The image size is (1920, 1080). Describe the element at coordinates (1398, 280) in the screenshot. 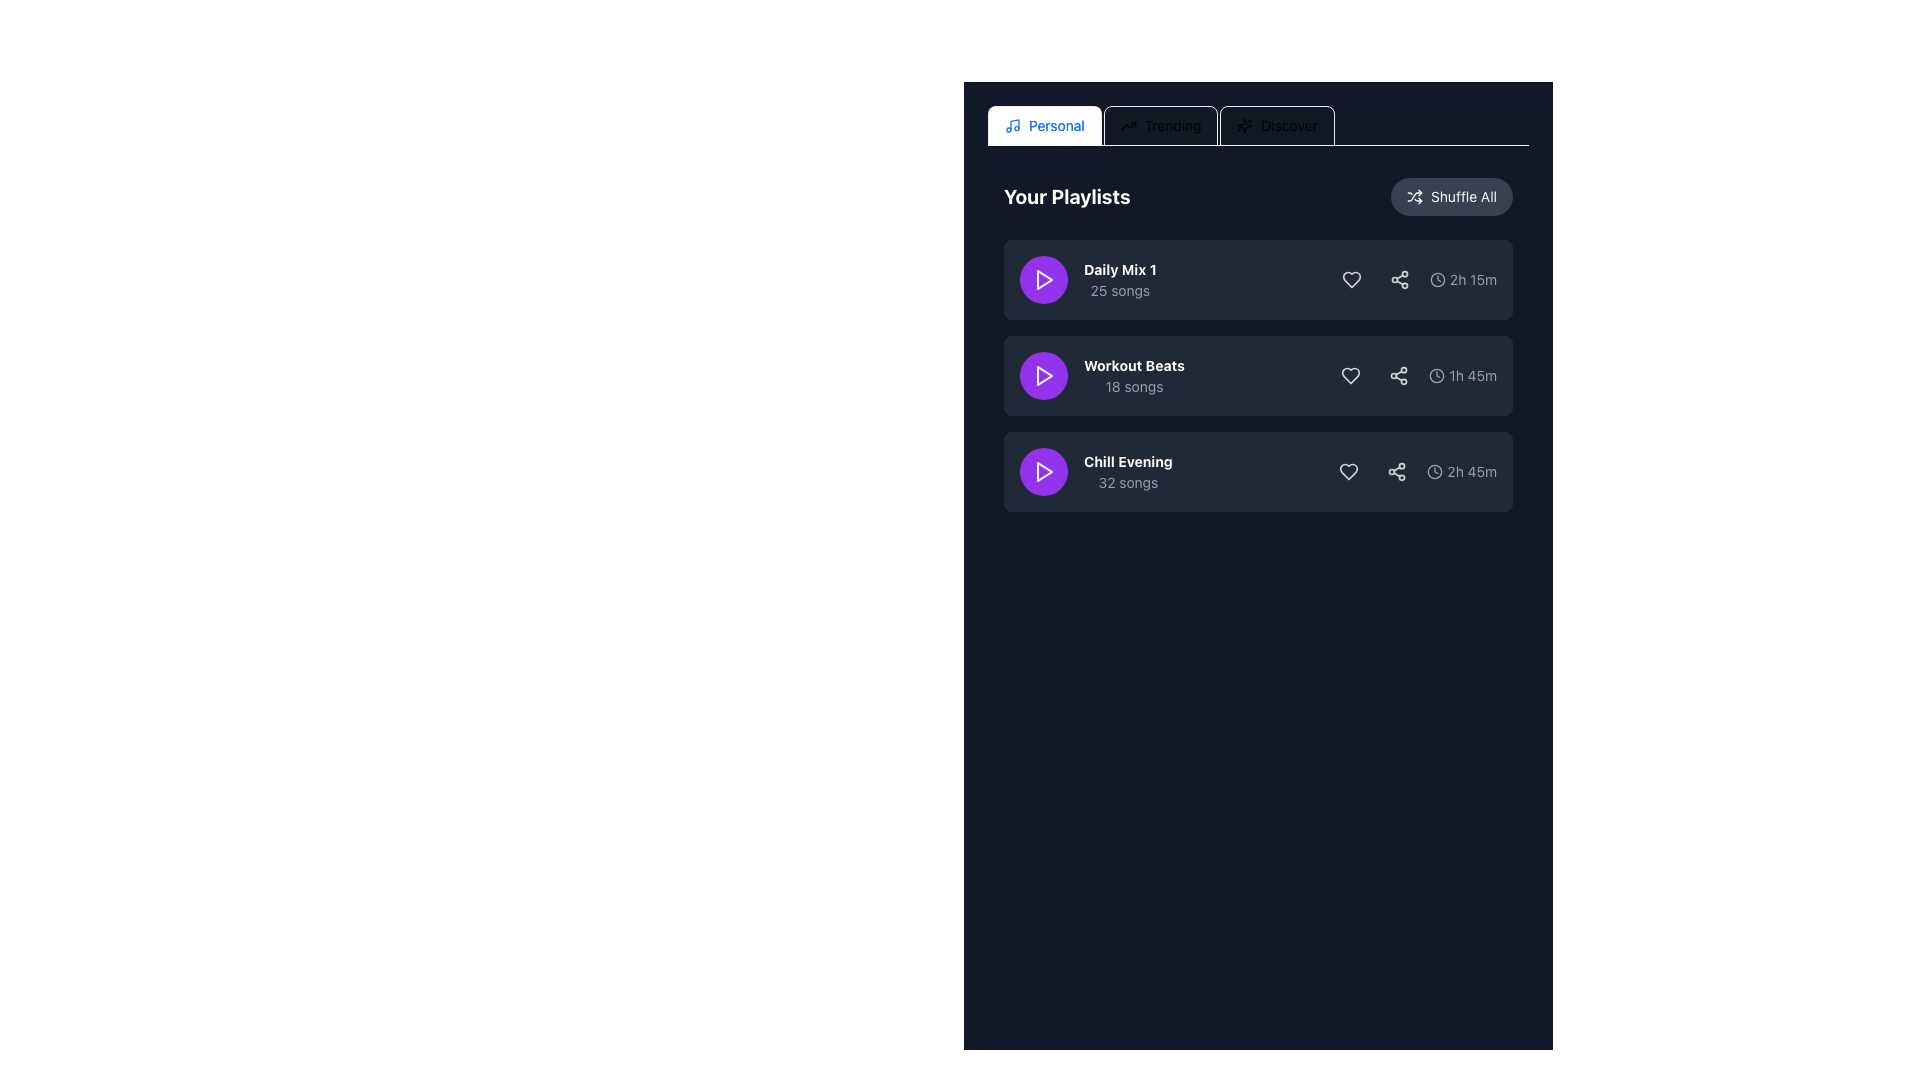

I see `the circular share button located inside the 'Daily Mix 1' playlist item to observe the styling change` at that location.